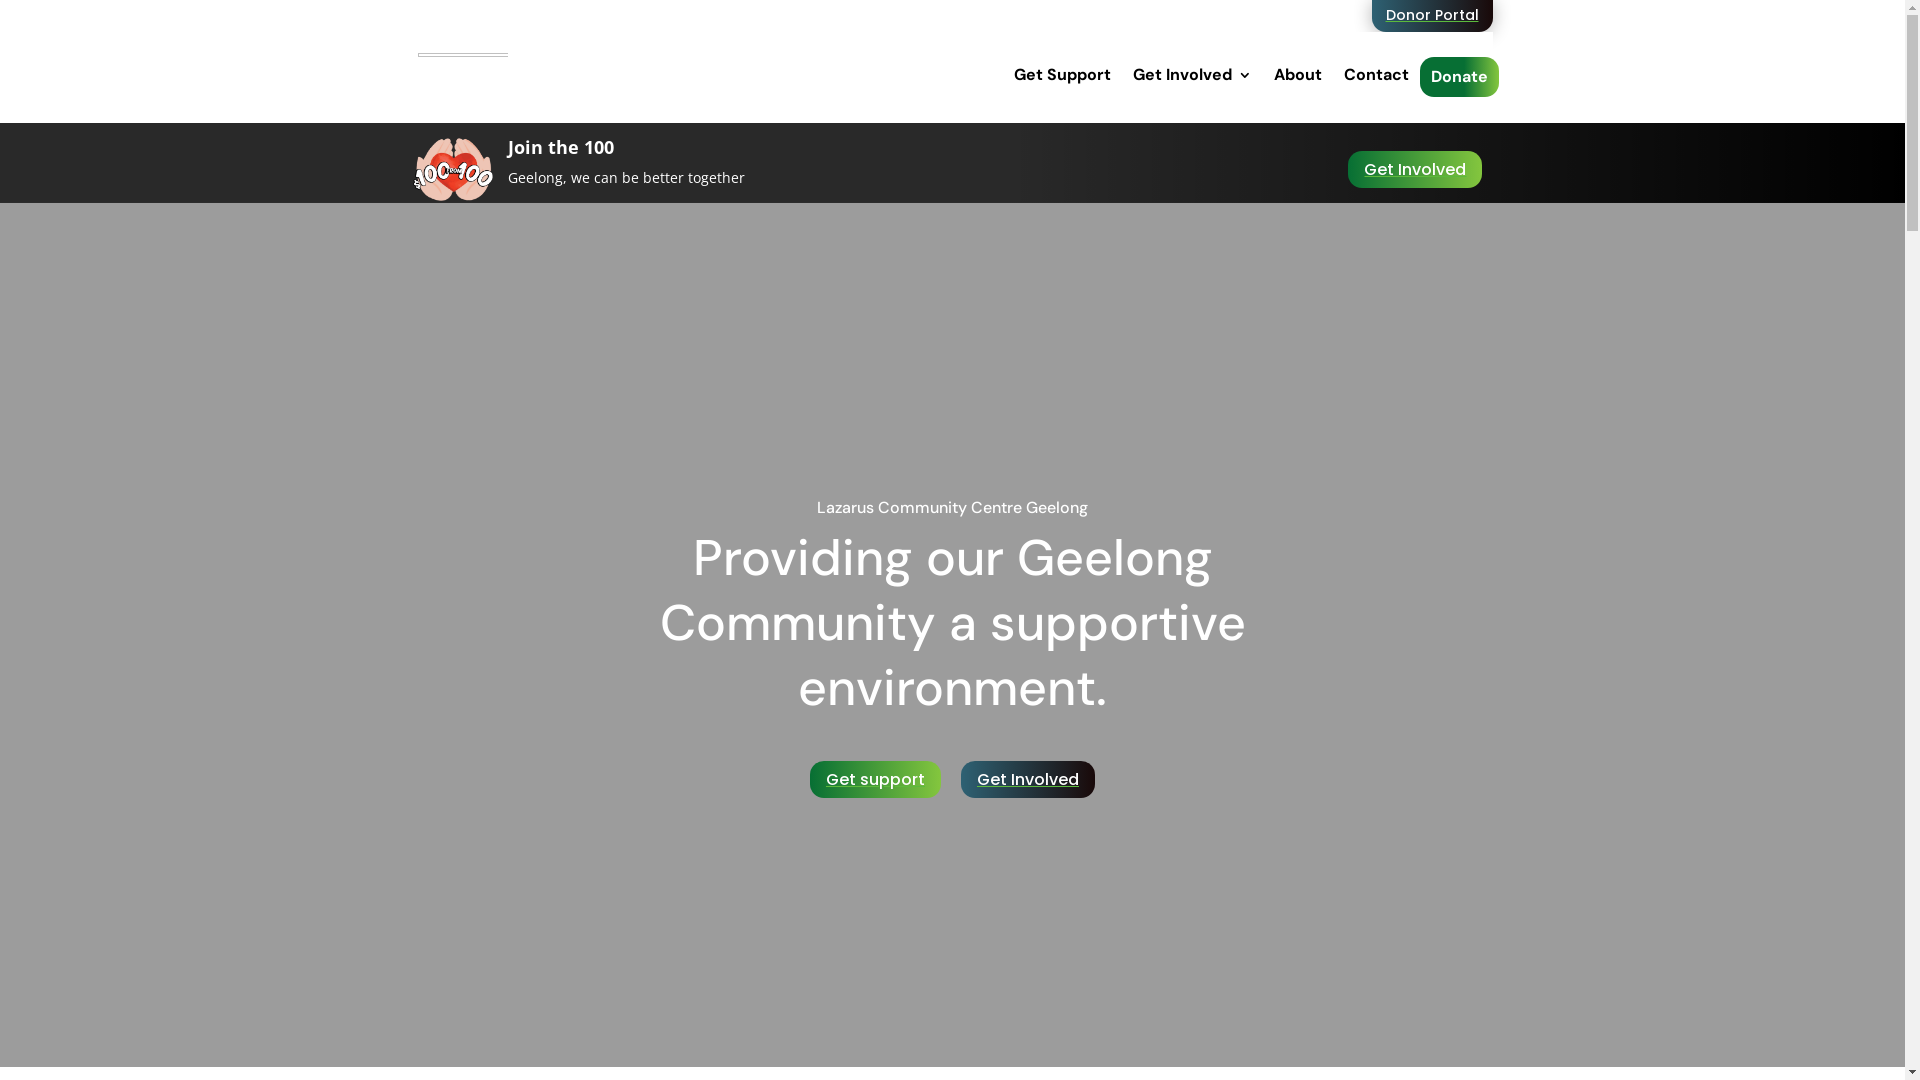 The width and height of the screenshot is (1920, 1080). What do you see at coordinates (1027, 778) in the screenshot?
I see `'Get Involved'` at bounding box center [1027, 778].